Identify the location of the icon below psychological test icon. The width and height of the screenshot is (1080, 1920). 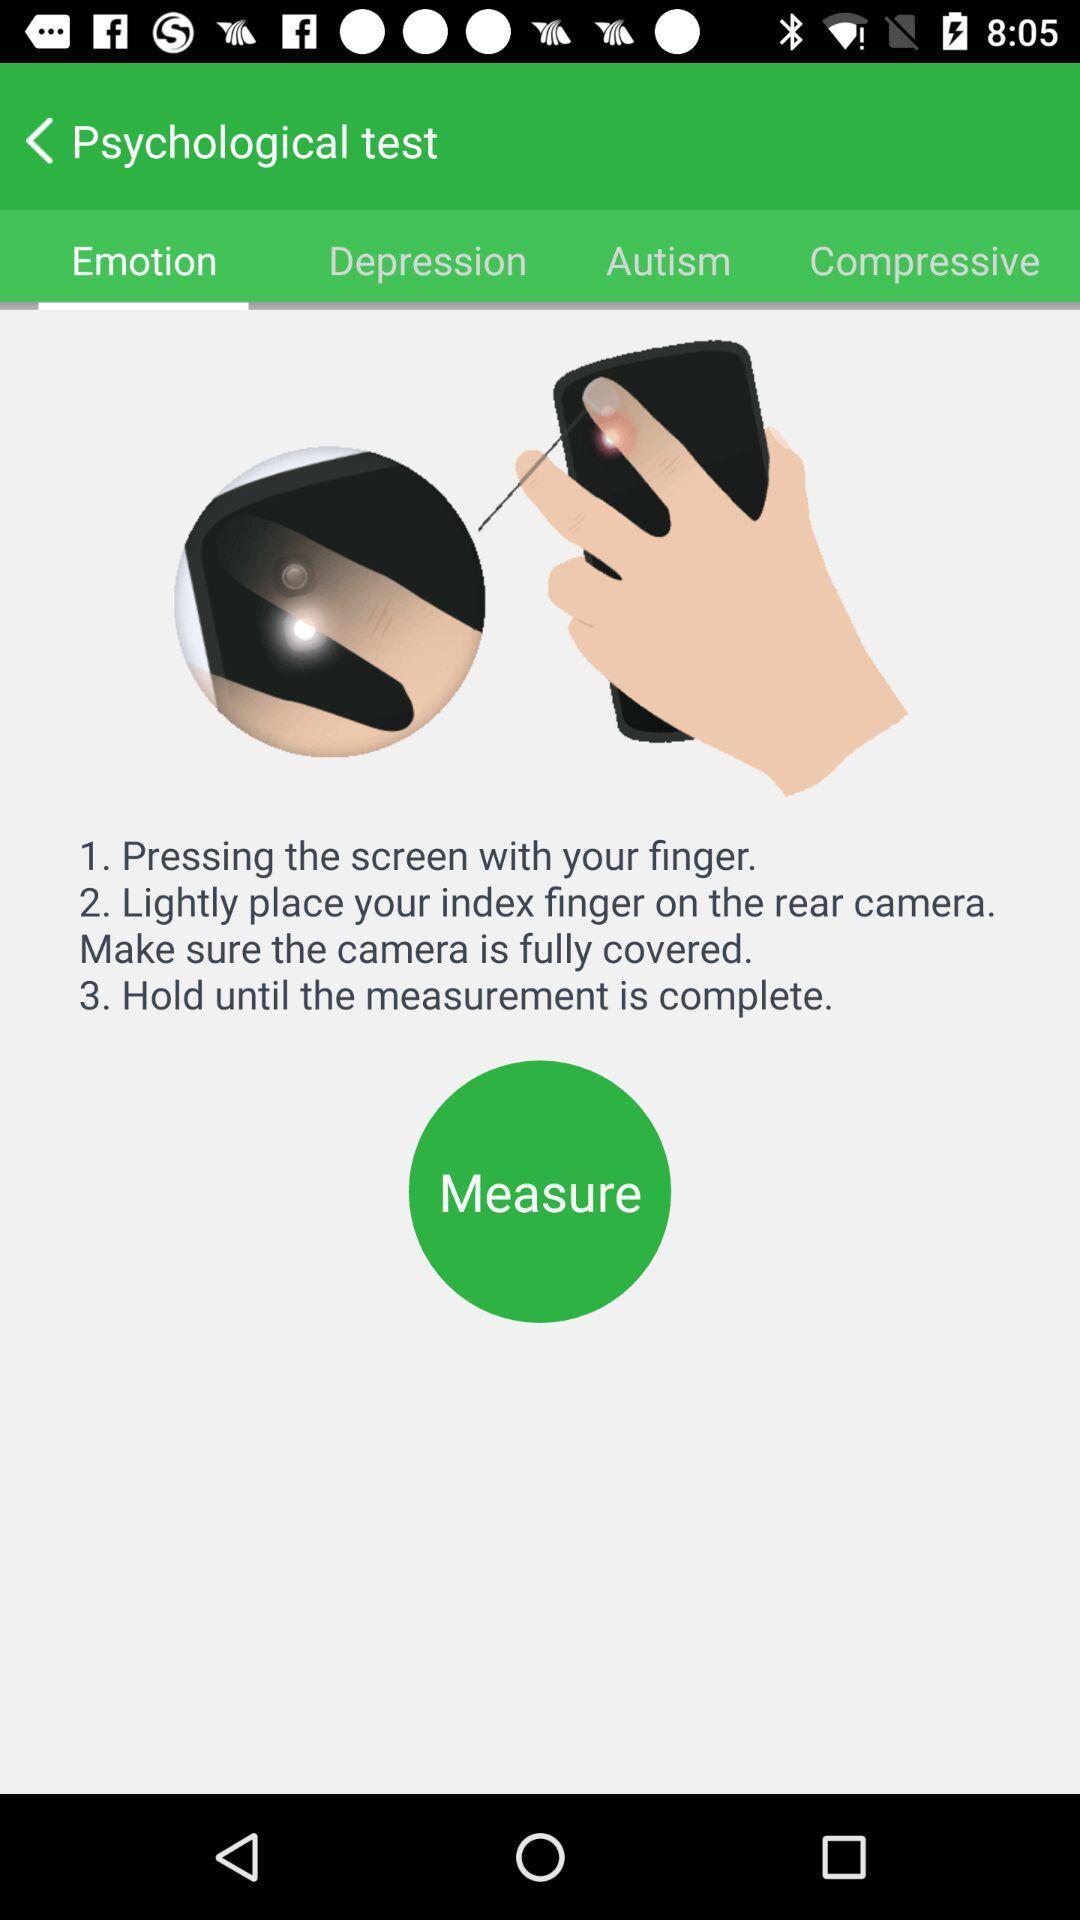
(668, 258).